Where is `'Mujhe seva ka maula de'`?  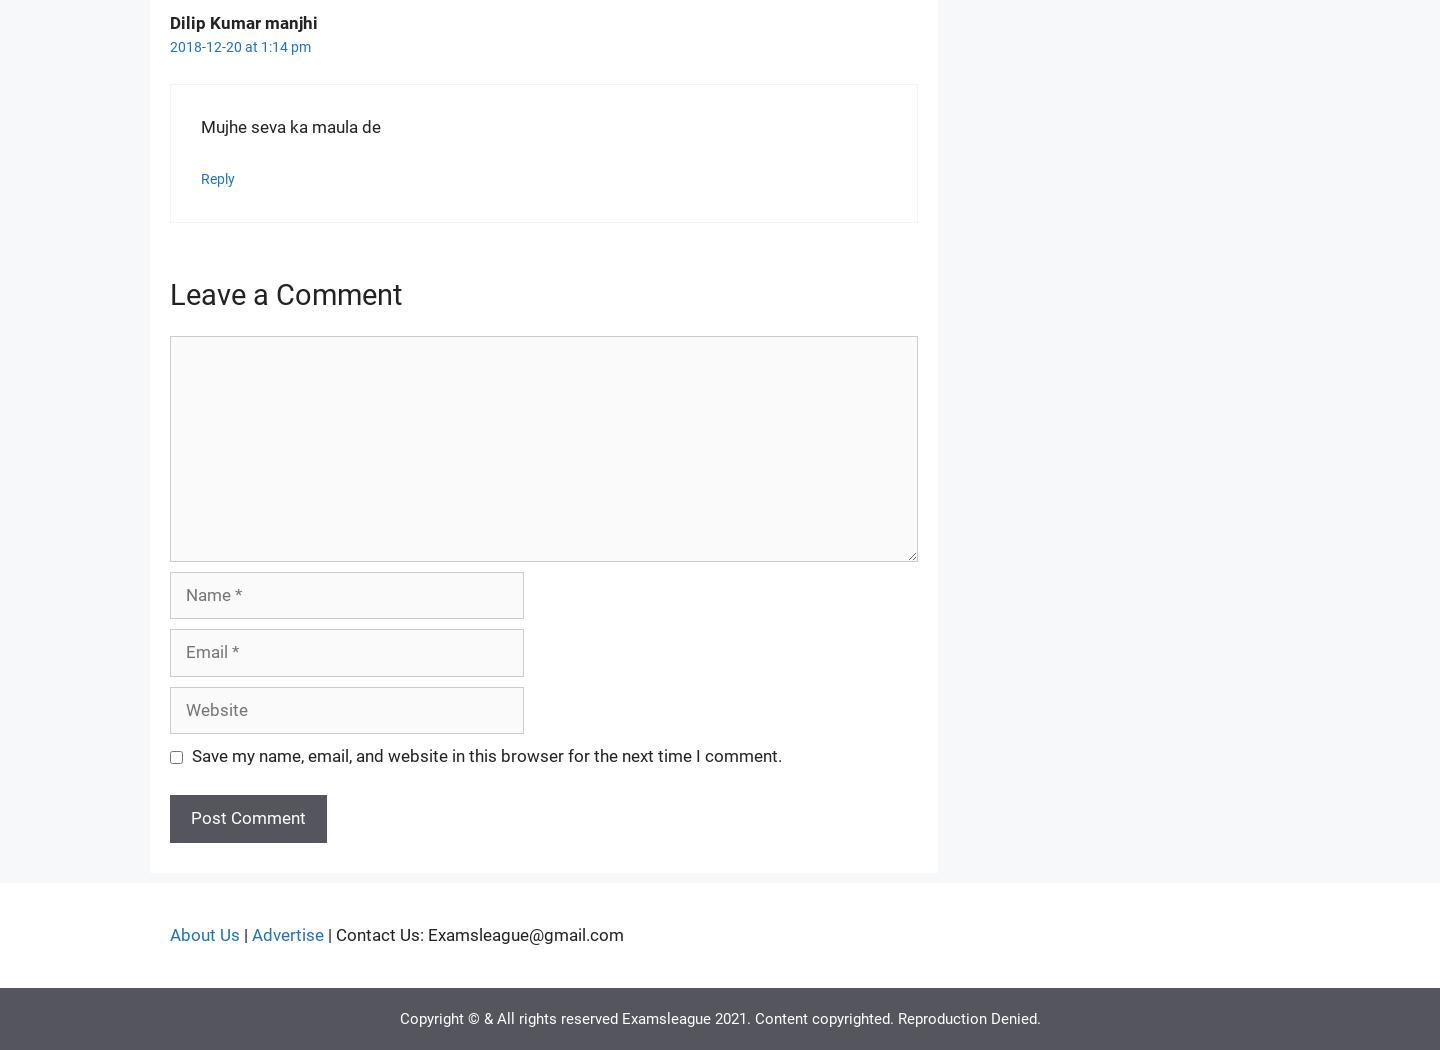
'Mujhe seva ka maula de' is located at coordinates (290, 126).